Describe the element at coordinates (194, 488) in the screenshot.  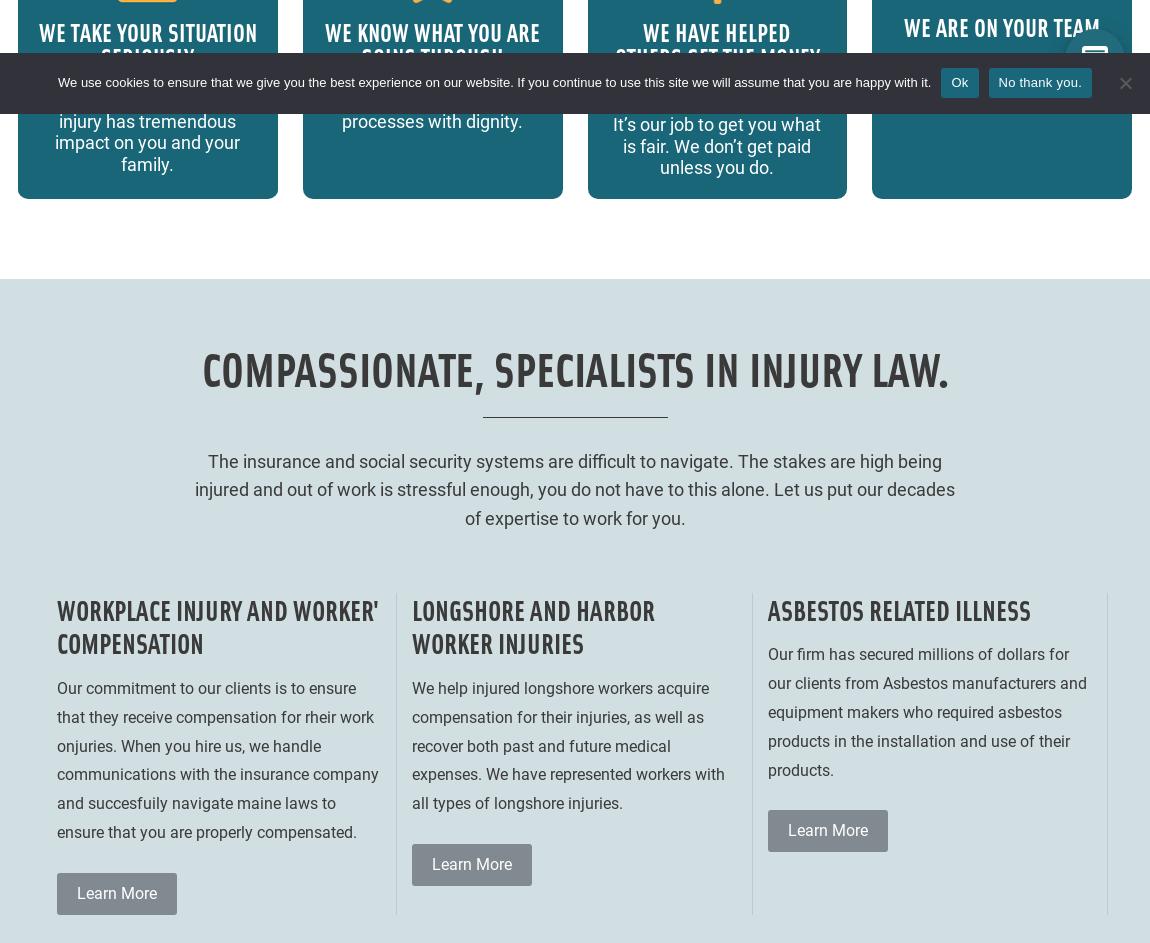
I see `'The insurance and social security systems are difficult to navigate. The stakes are high being injured and out of work is stressful enough, you do not have to this alone. Let us put our decades of expertise to work for you.'` at that location.